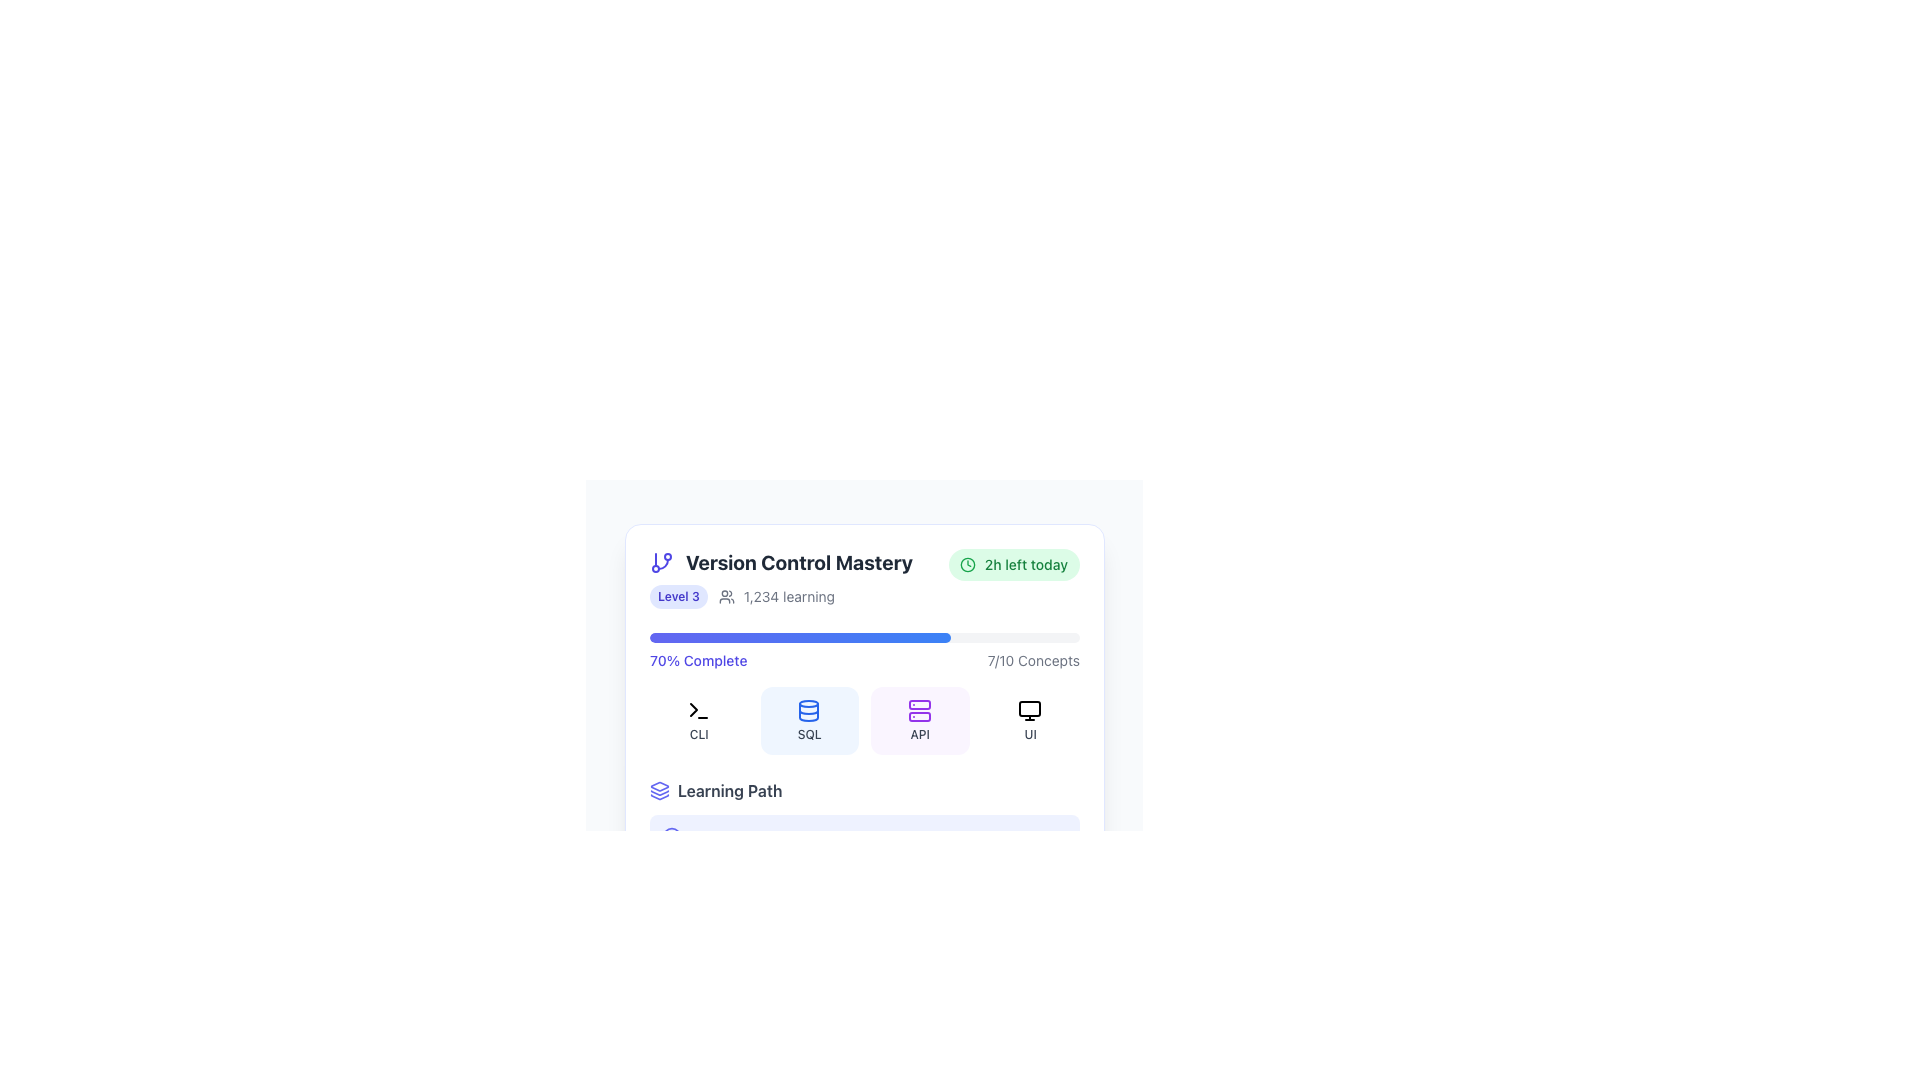 The image size is (1920, 1080). Describe the element at coordinates (678, 596) in the screenshot. I see `the 'Level 3' tag with a light indigo background and darker indigo text, located in the 'Version Control Mastery' section` at that location.